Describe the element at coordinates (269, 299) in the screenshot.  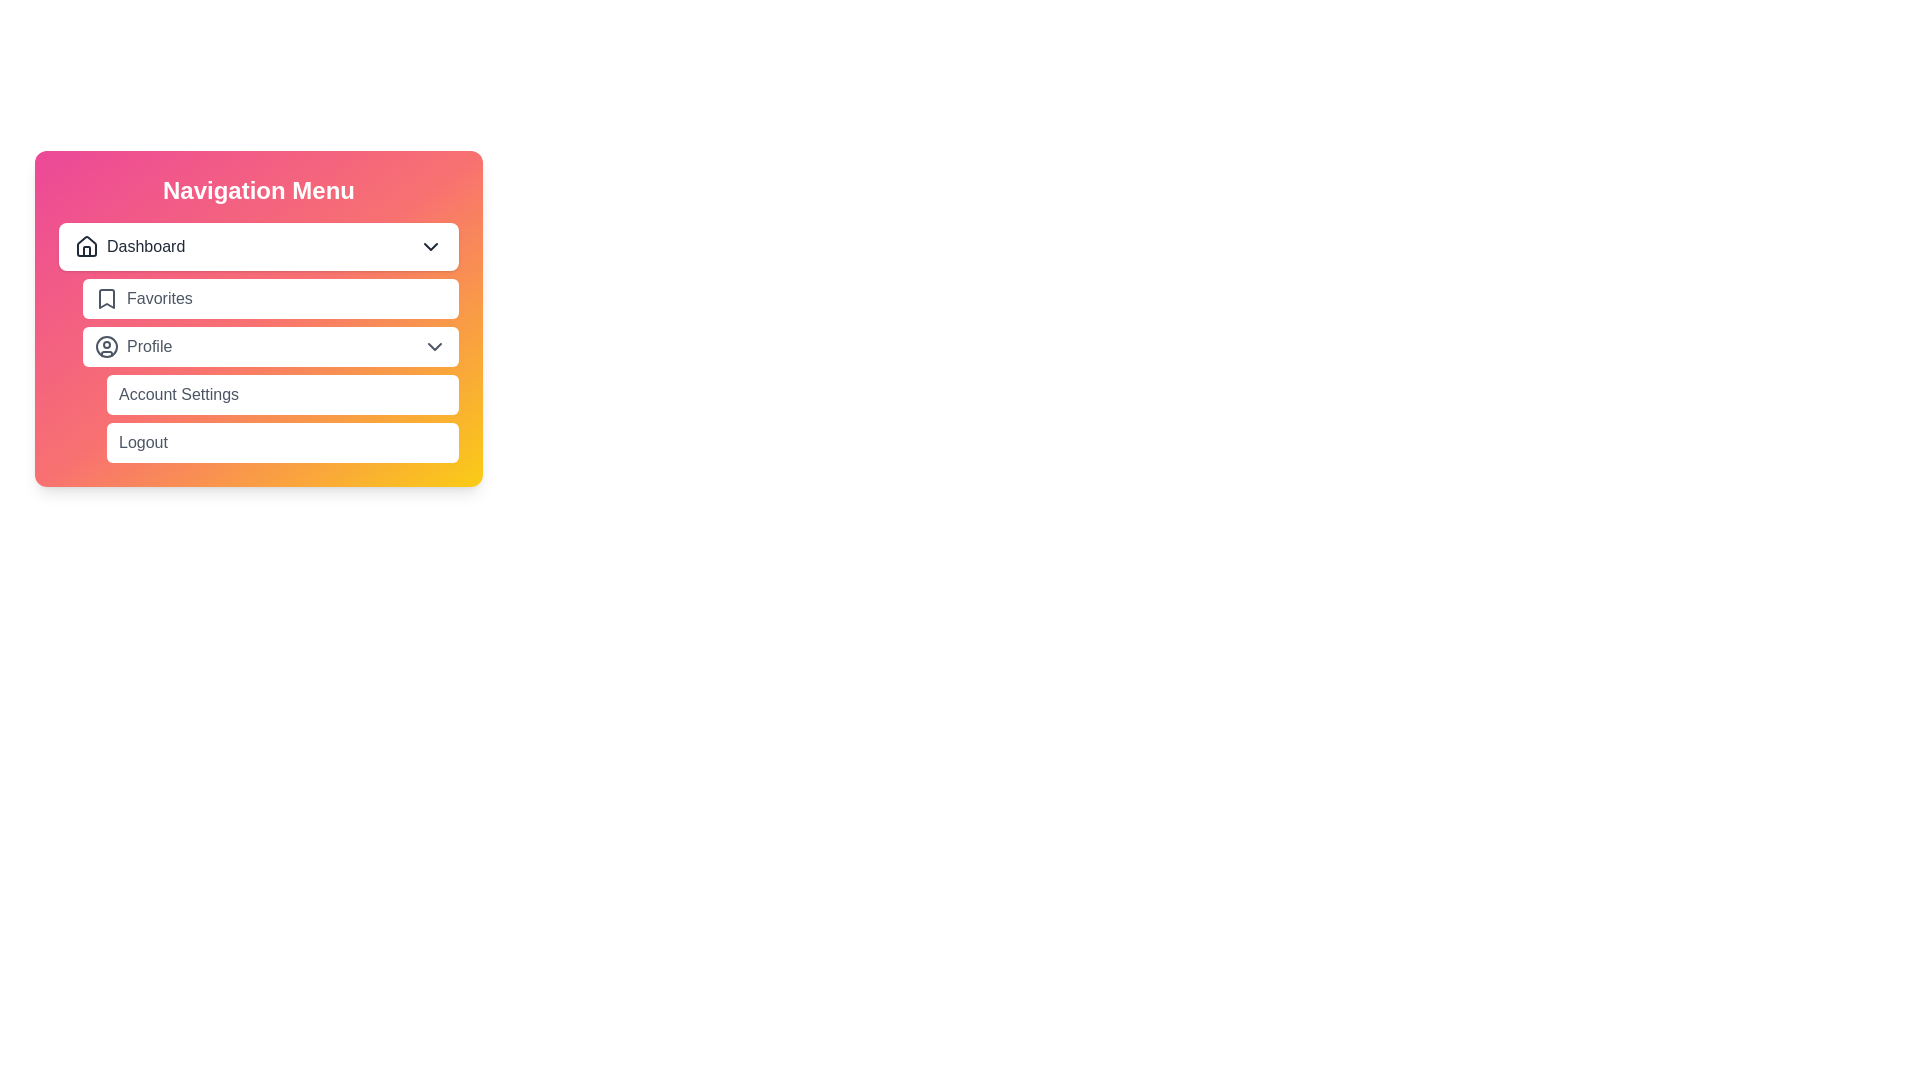
I see `the second button in the vertical menu list, located below 'Dashboard' and above 'Profile'` at that location.